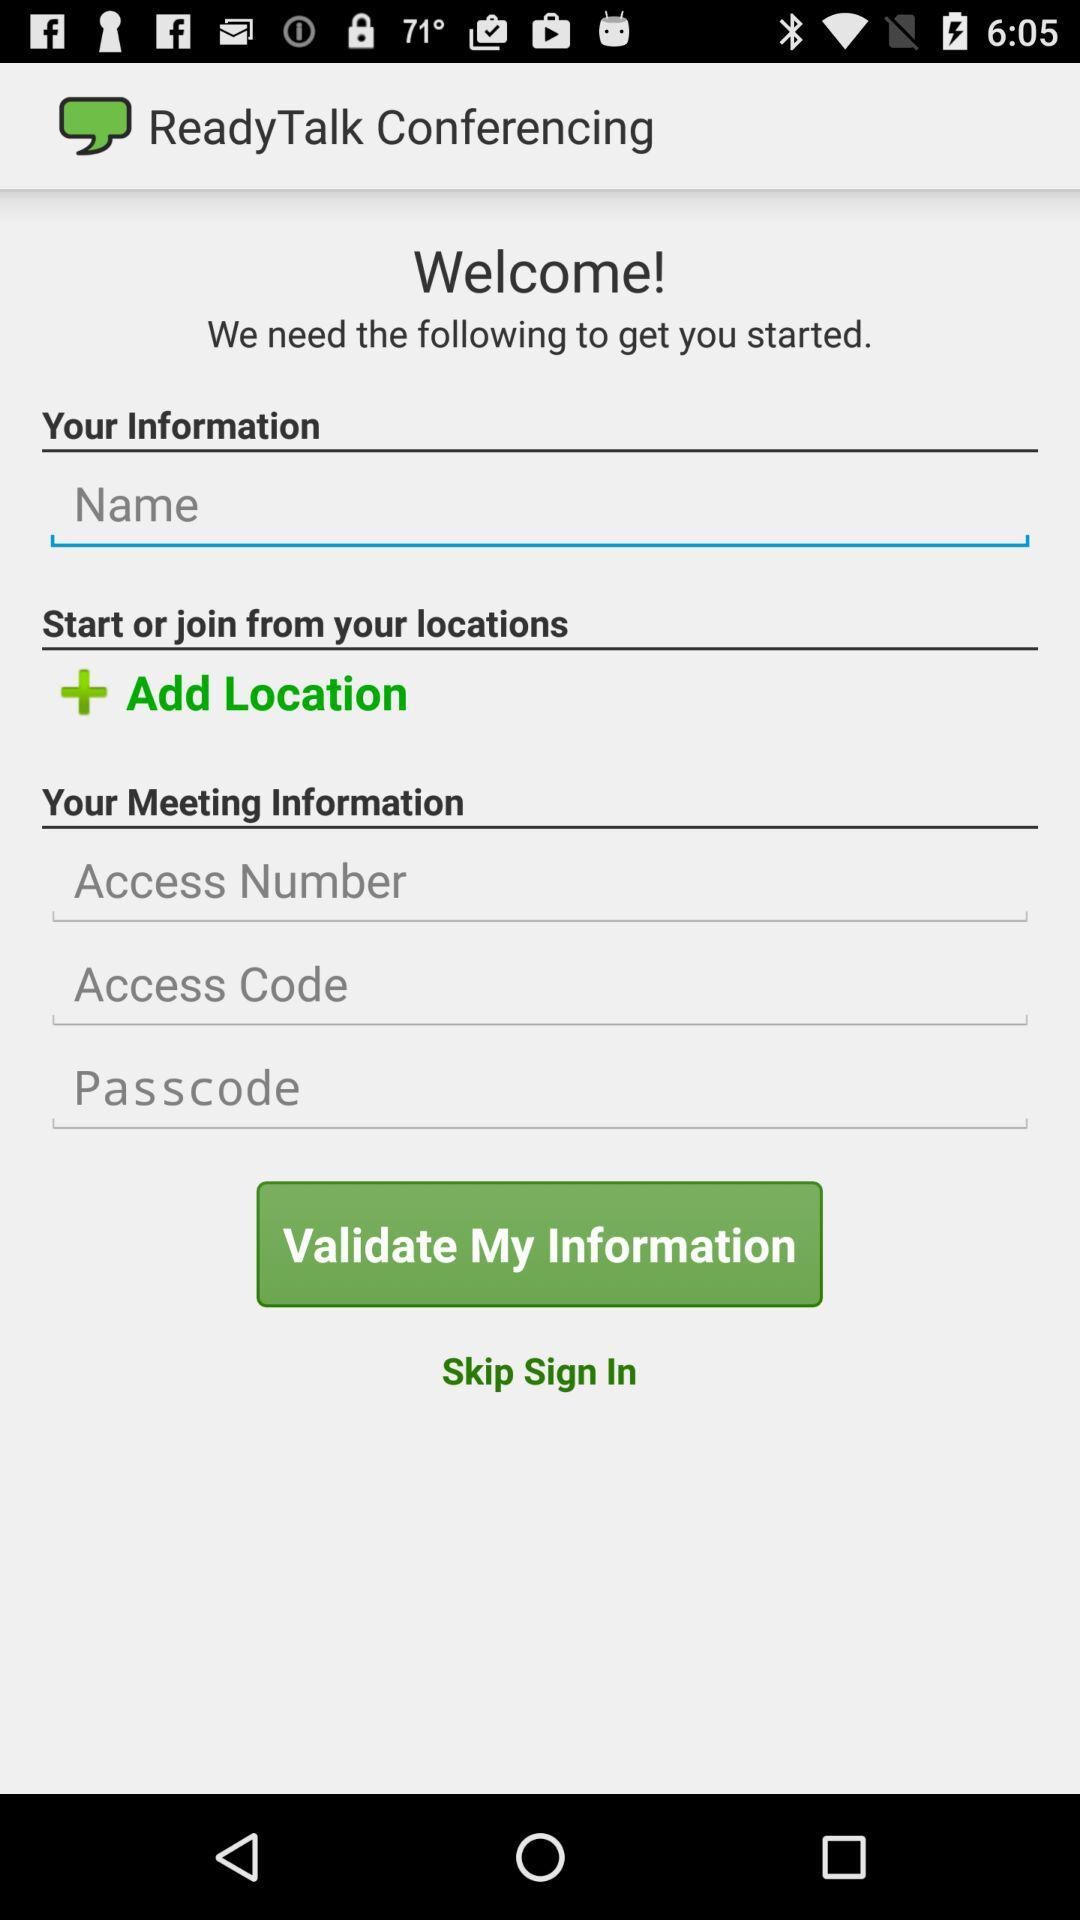 Image resolution: width=1080 pixels, height=1920 pixels. What do you see at coordinates (540, 880) in the screenshot?
I see `access number` at bounding box center [540, 880].